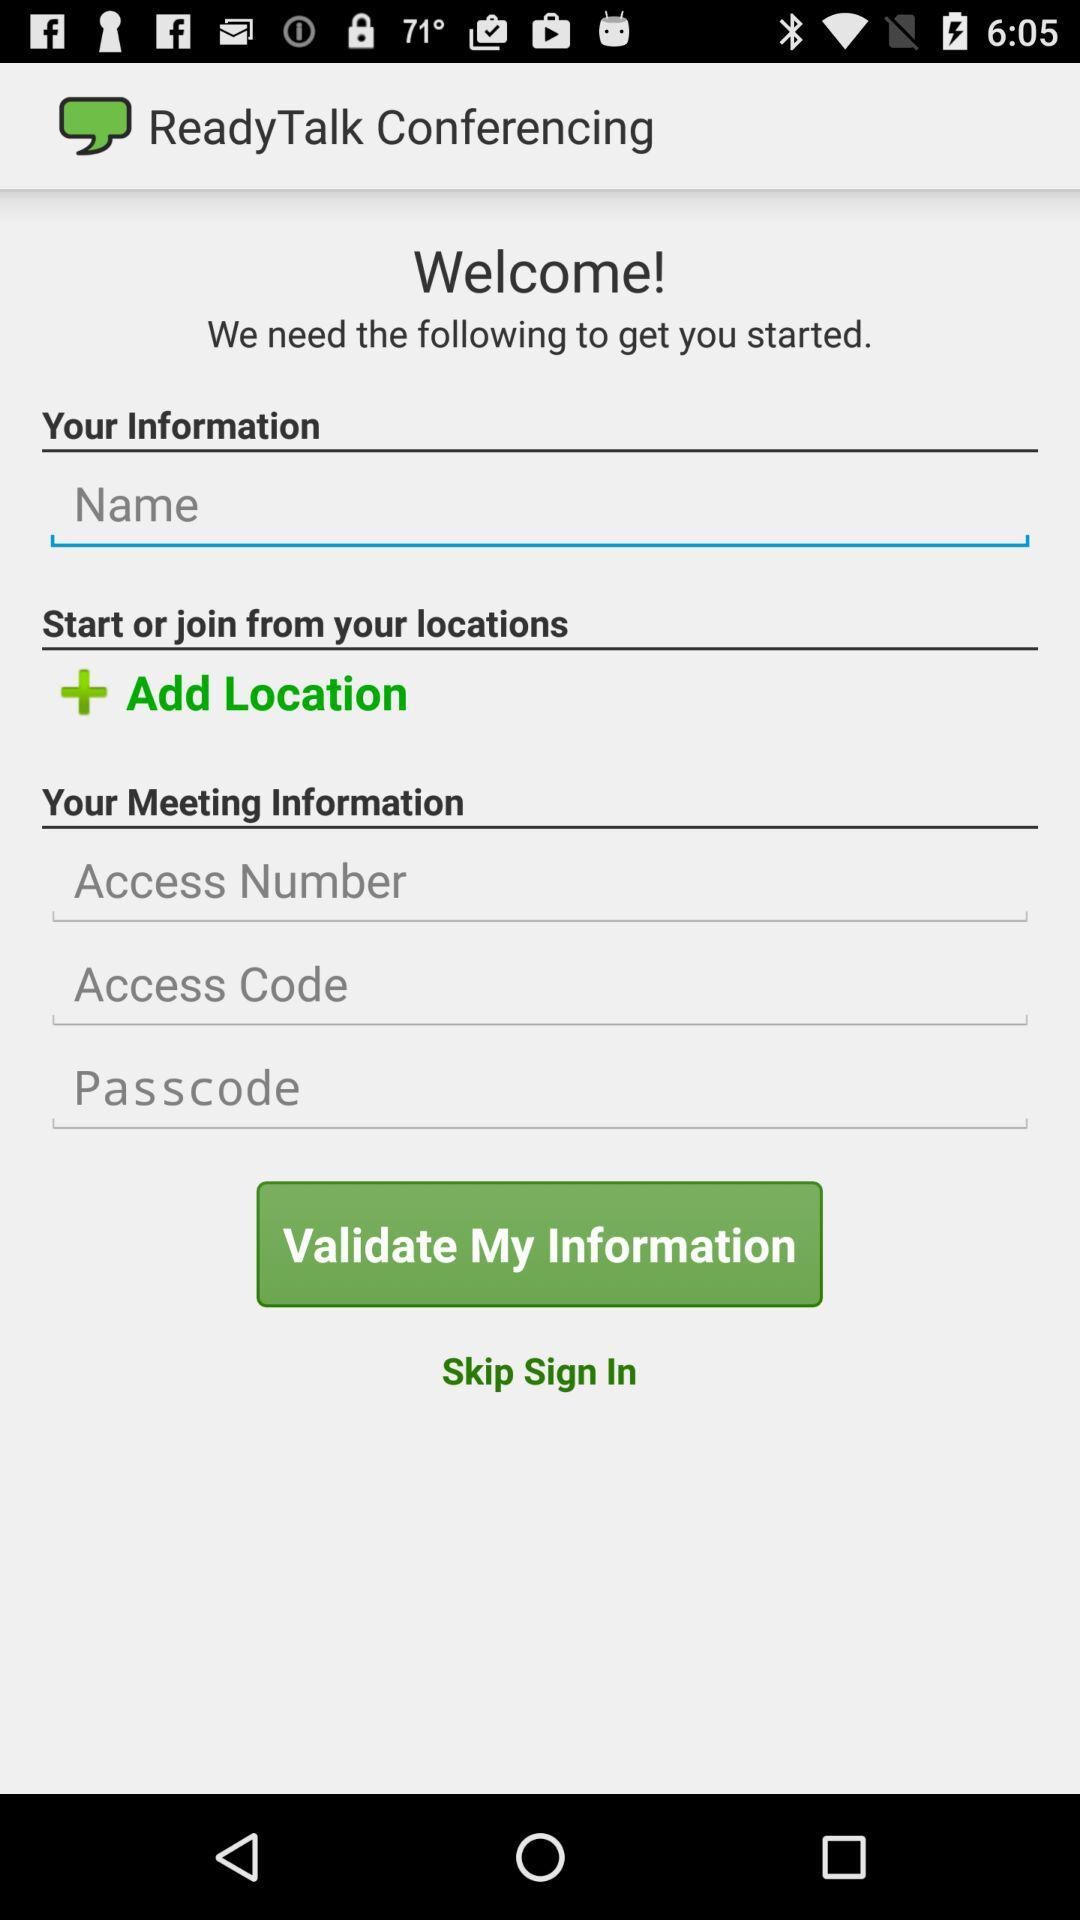 Image resolution: width=1080 pixels, height=1920 pixels. What do you see at coordinates (540, 880) in the screenshot?
I see `access number` at bounding box center [540, 880].